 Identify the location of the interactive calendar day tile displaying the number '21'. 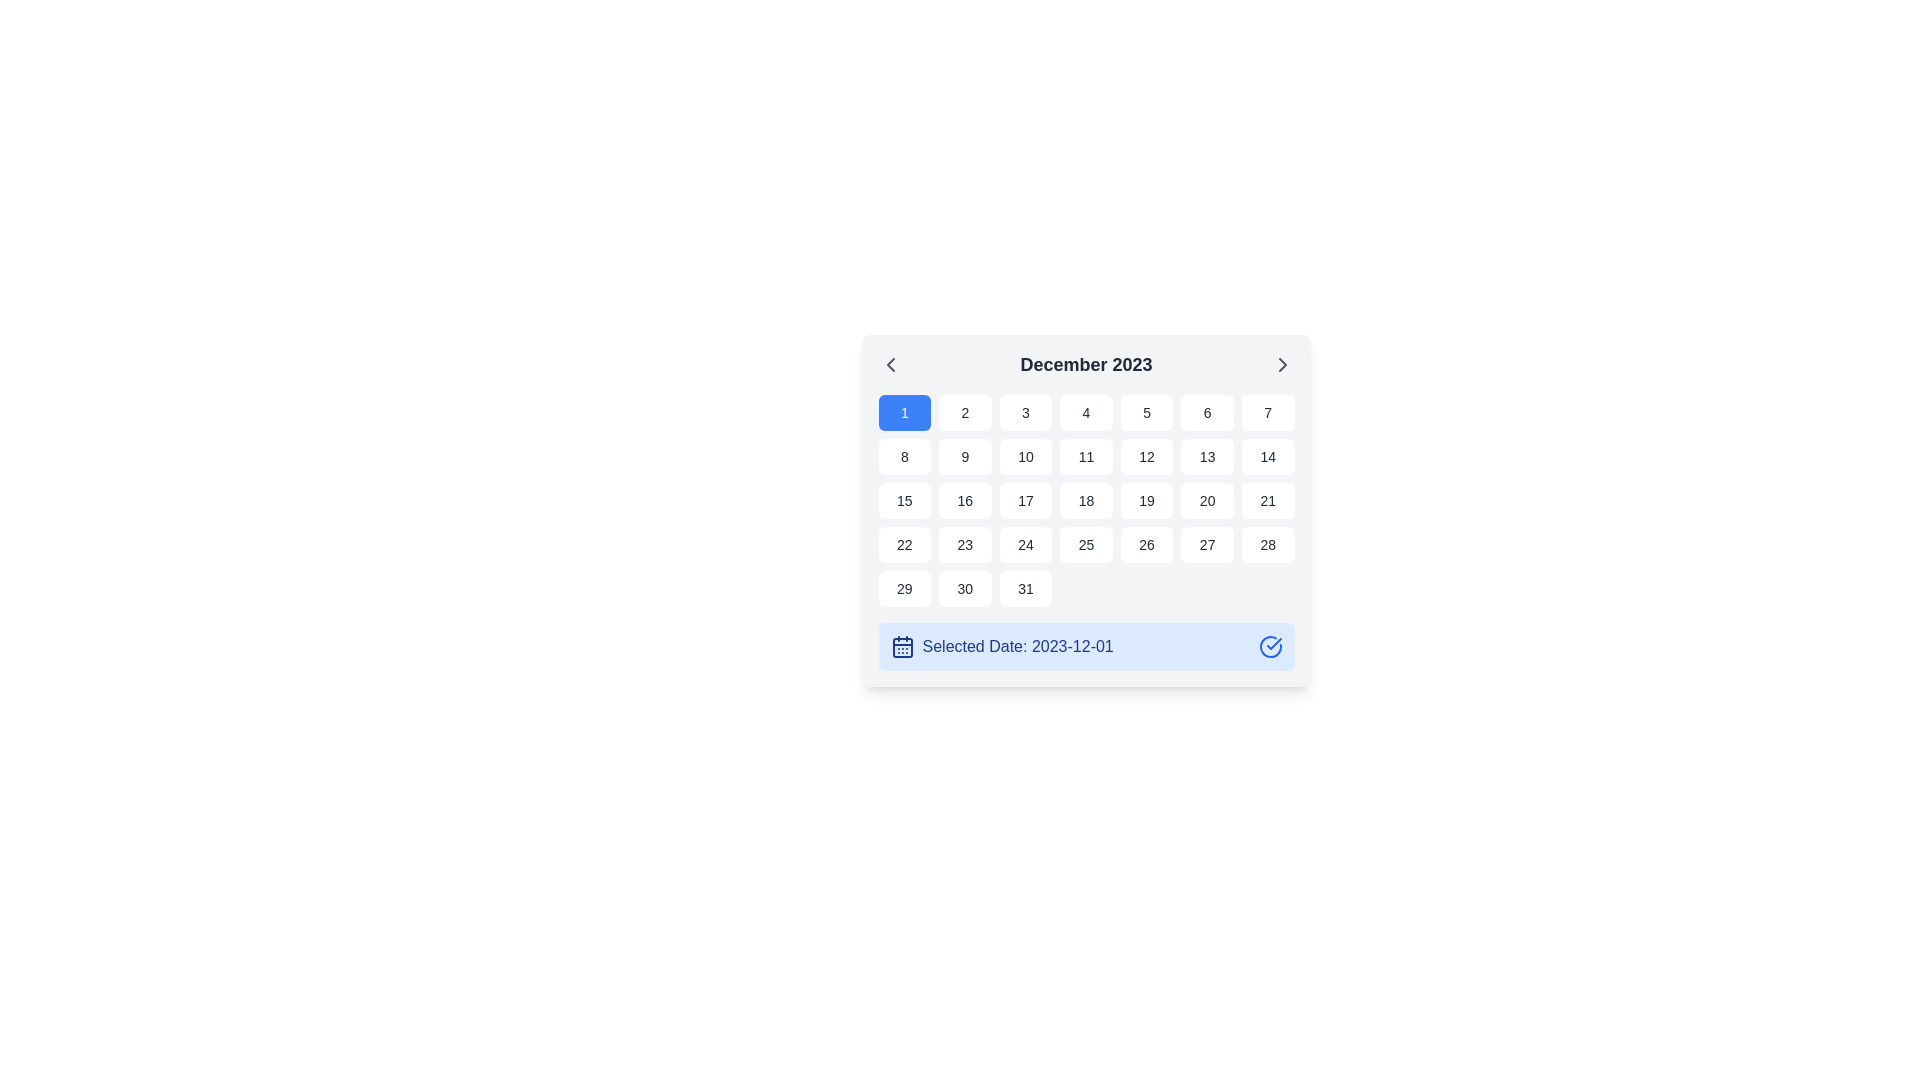
(1266, 500).